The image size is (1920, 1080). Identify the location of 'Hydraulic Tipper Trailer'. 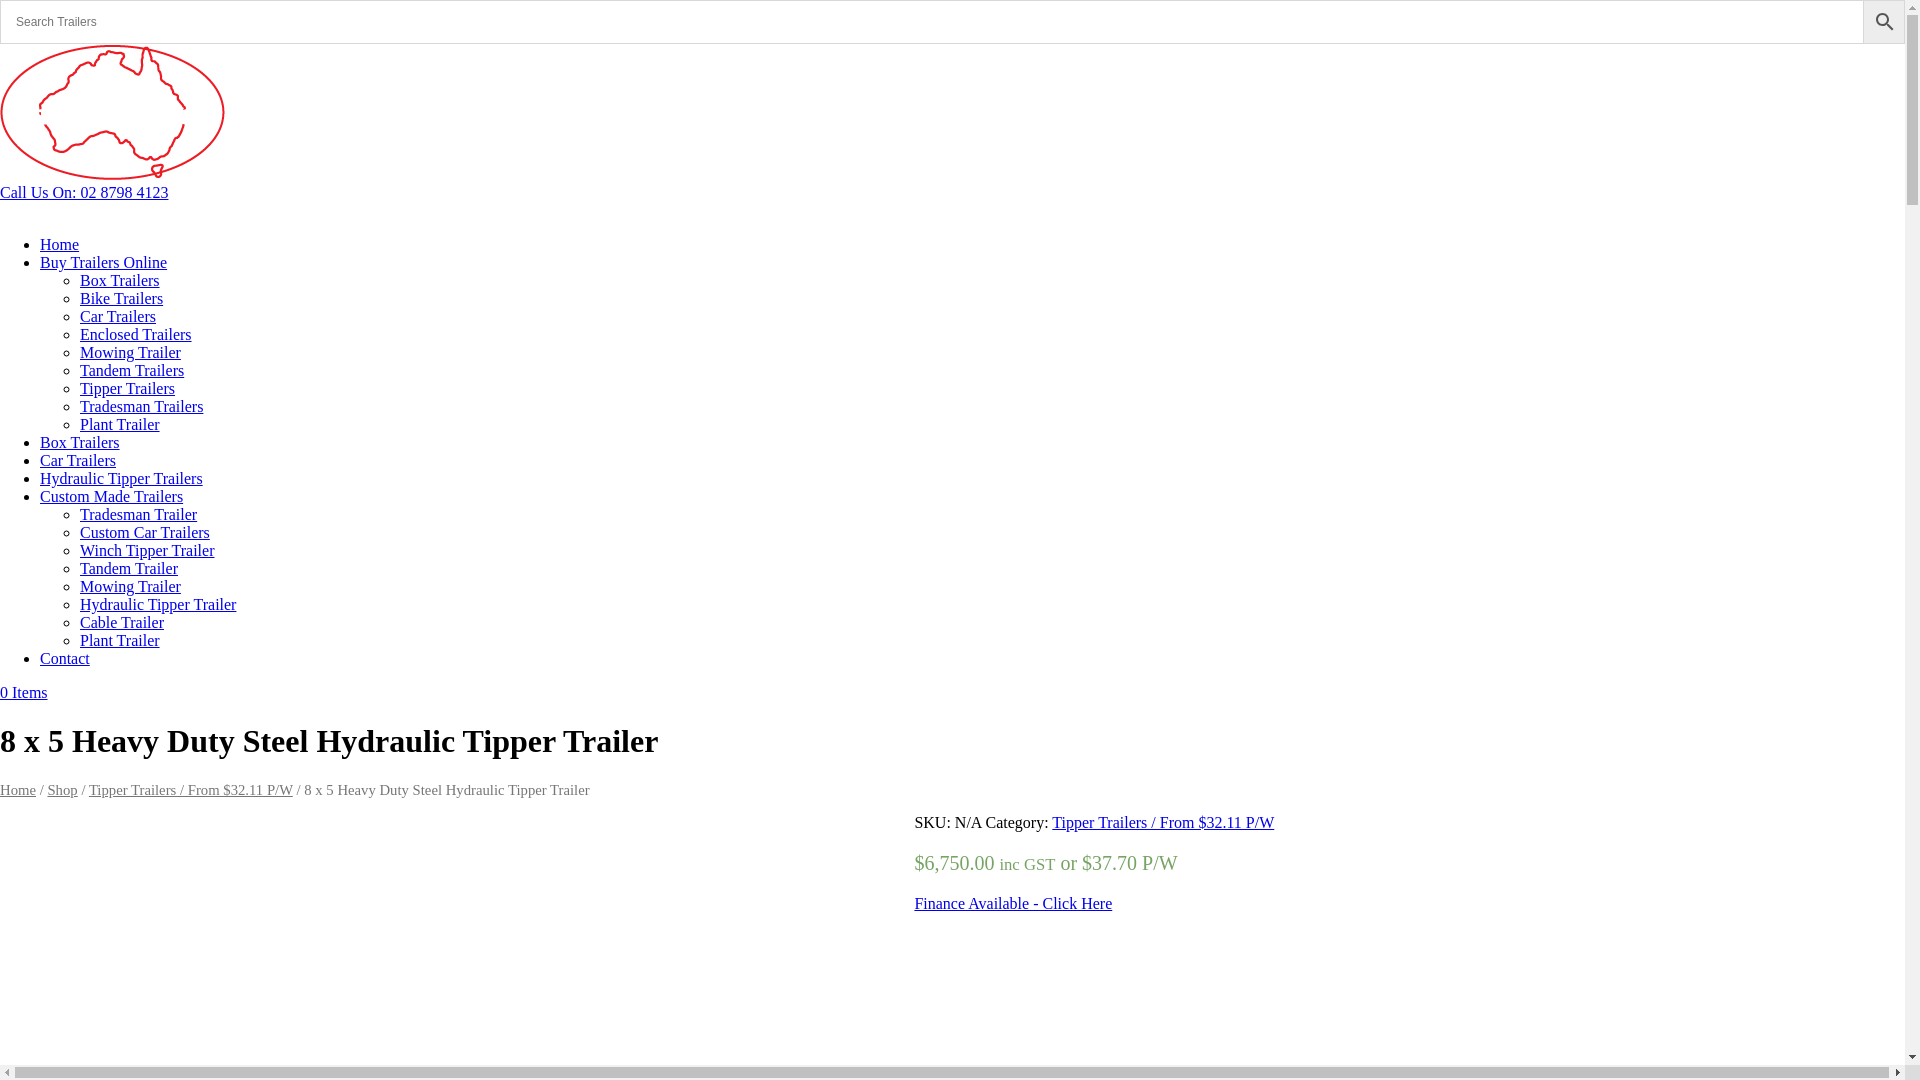
(157, 603).